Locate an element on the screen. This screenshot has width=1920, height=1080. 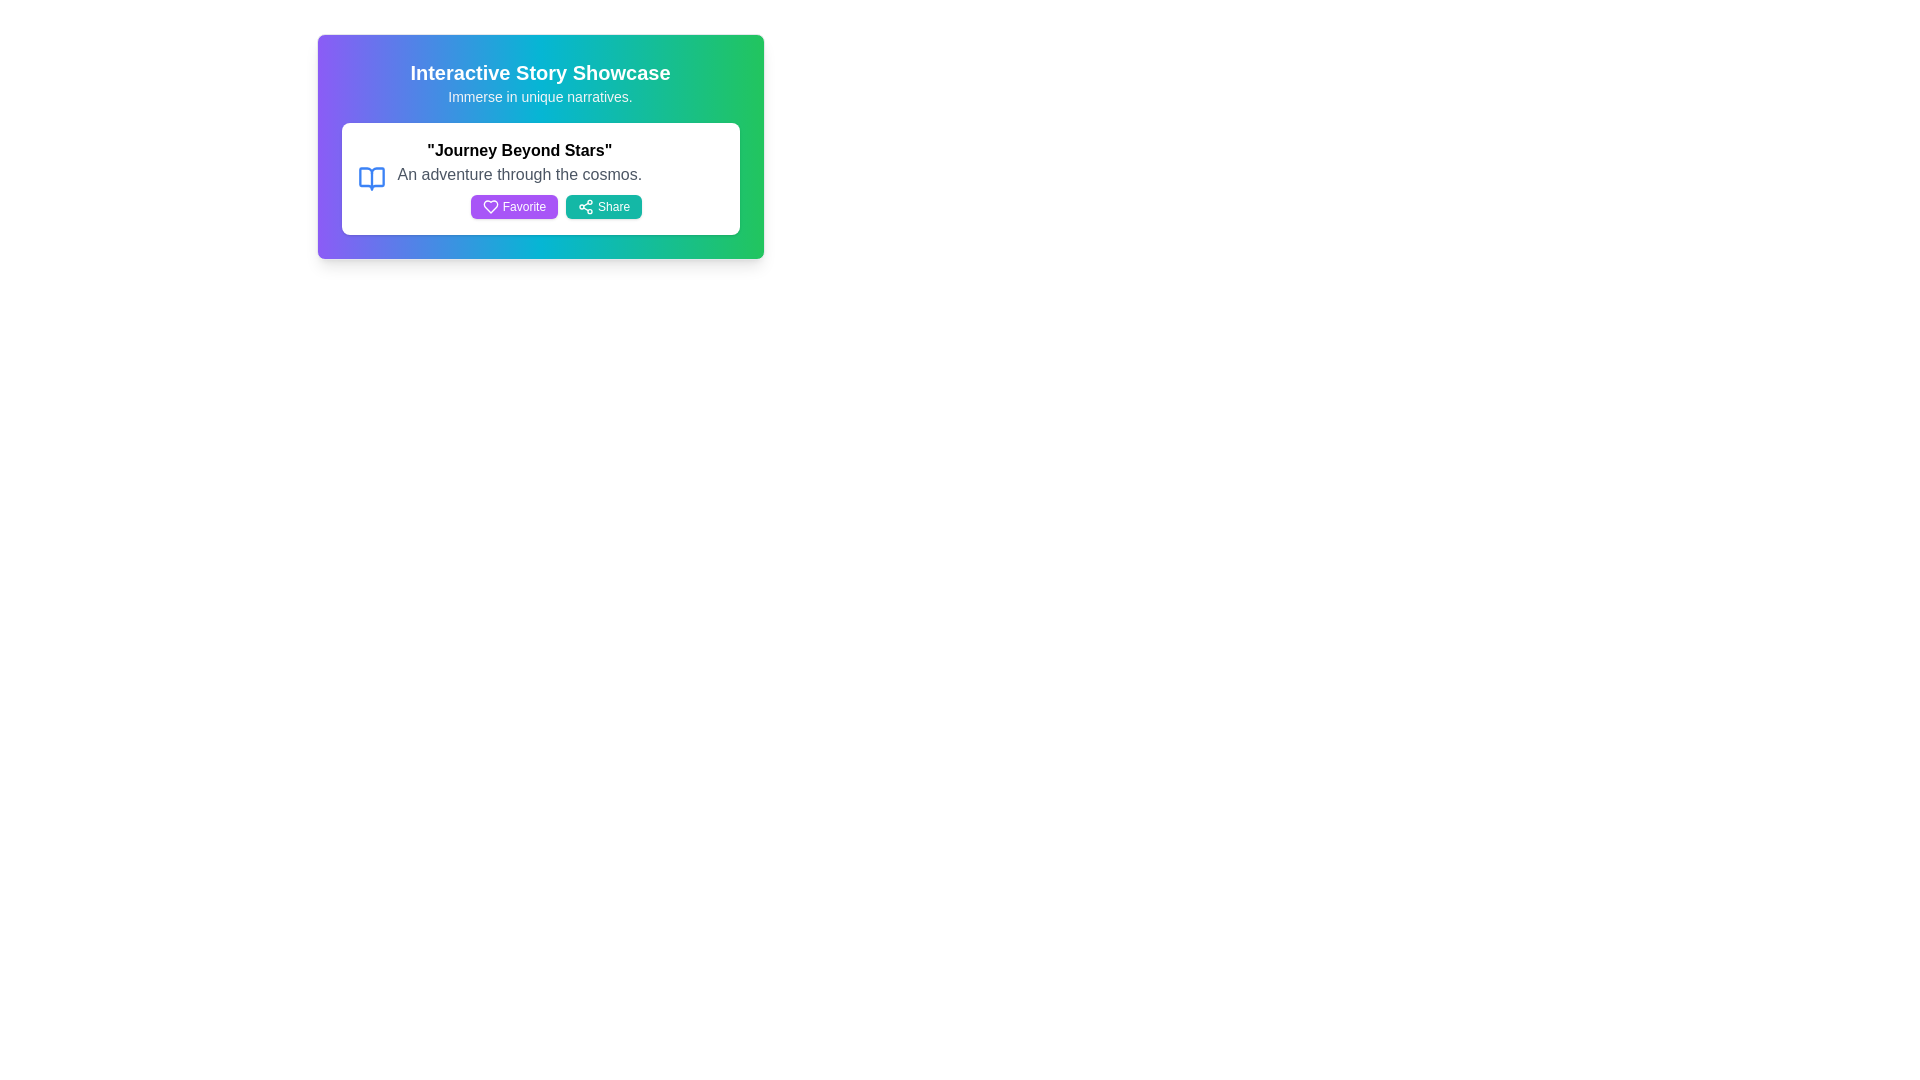
the text label that provides a descriptive subtitle for the title 'Journey Beyond Stars', positioned directly below the title and above the buttons labeled 'Favorite' and 'Share' is located at coordinates (519, 173).